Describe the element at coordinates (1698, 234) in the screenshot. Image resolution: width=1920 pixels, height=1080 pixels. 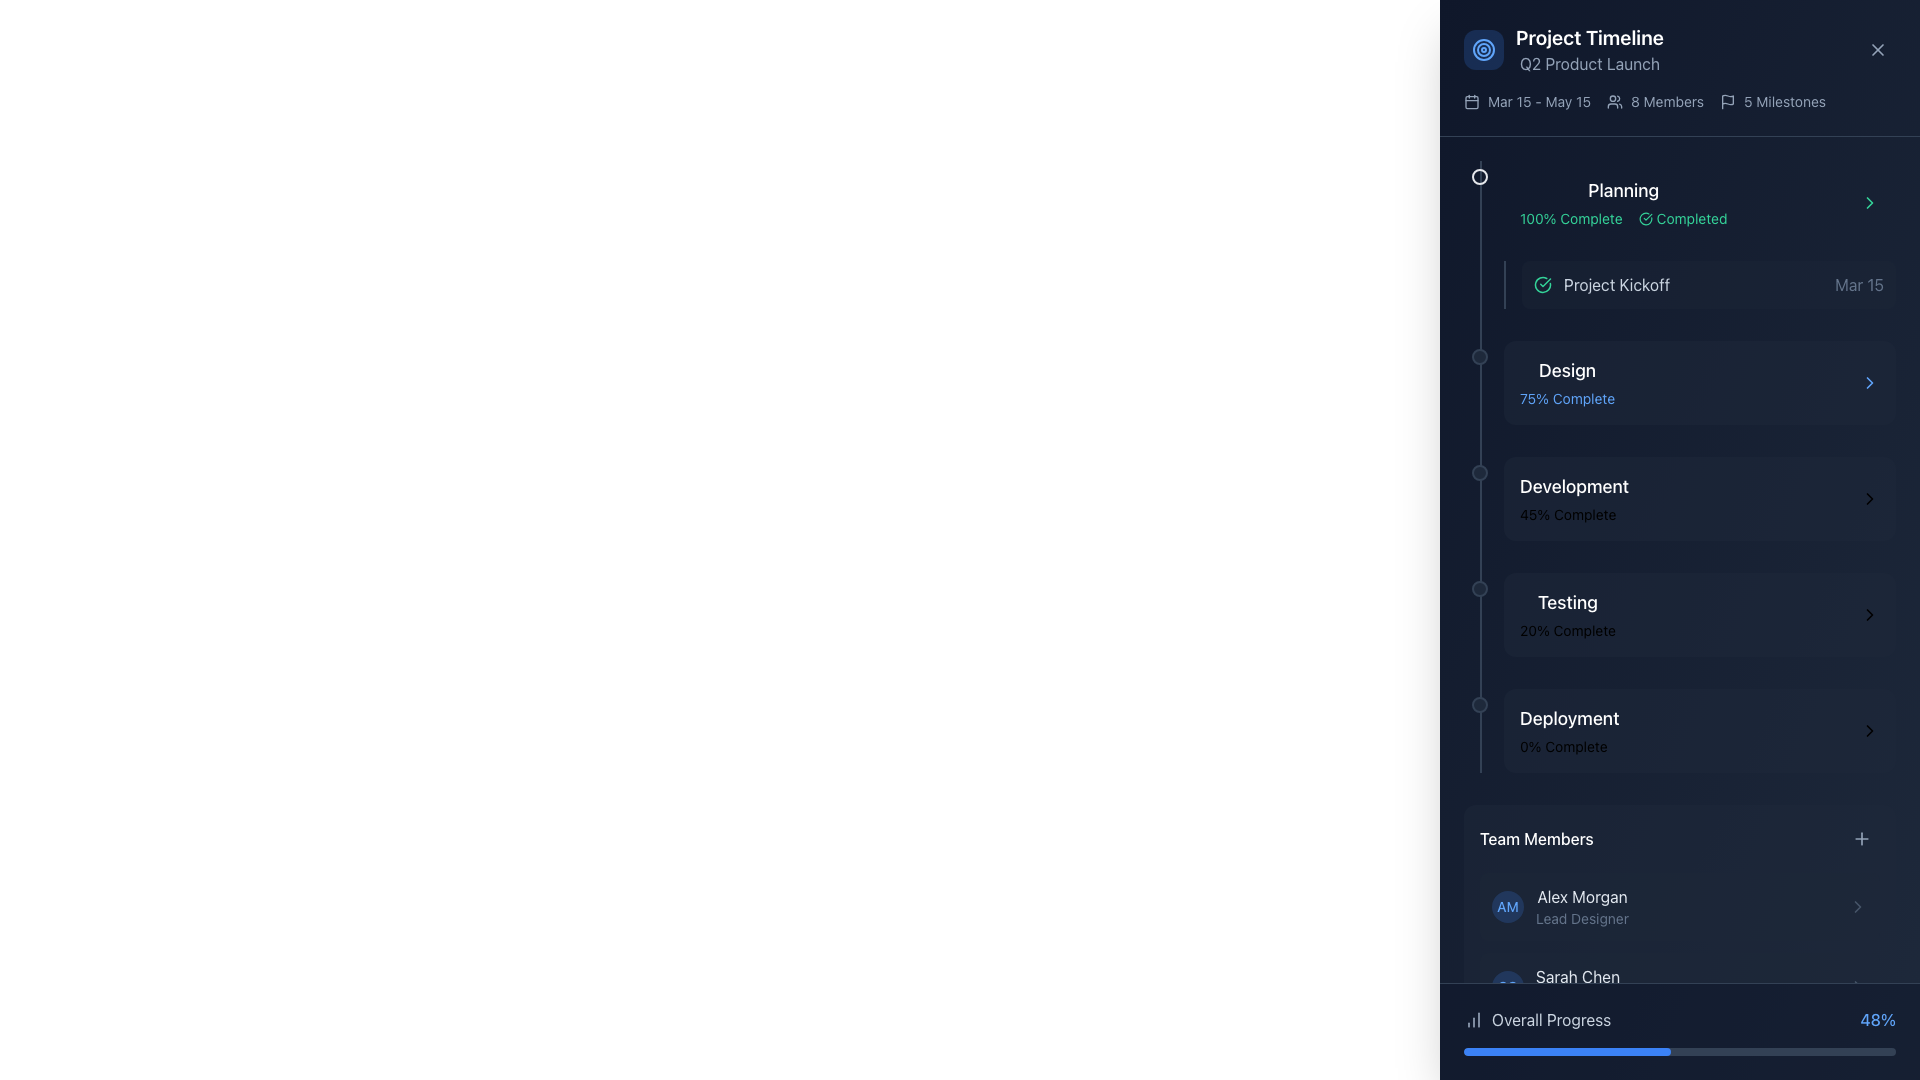
I see `the 'Planning' phase header in the project timeline` at that location.